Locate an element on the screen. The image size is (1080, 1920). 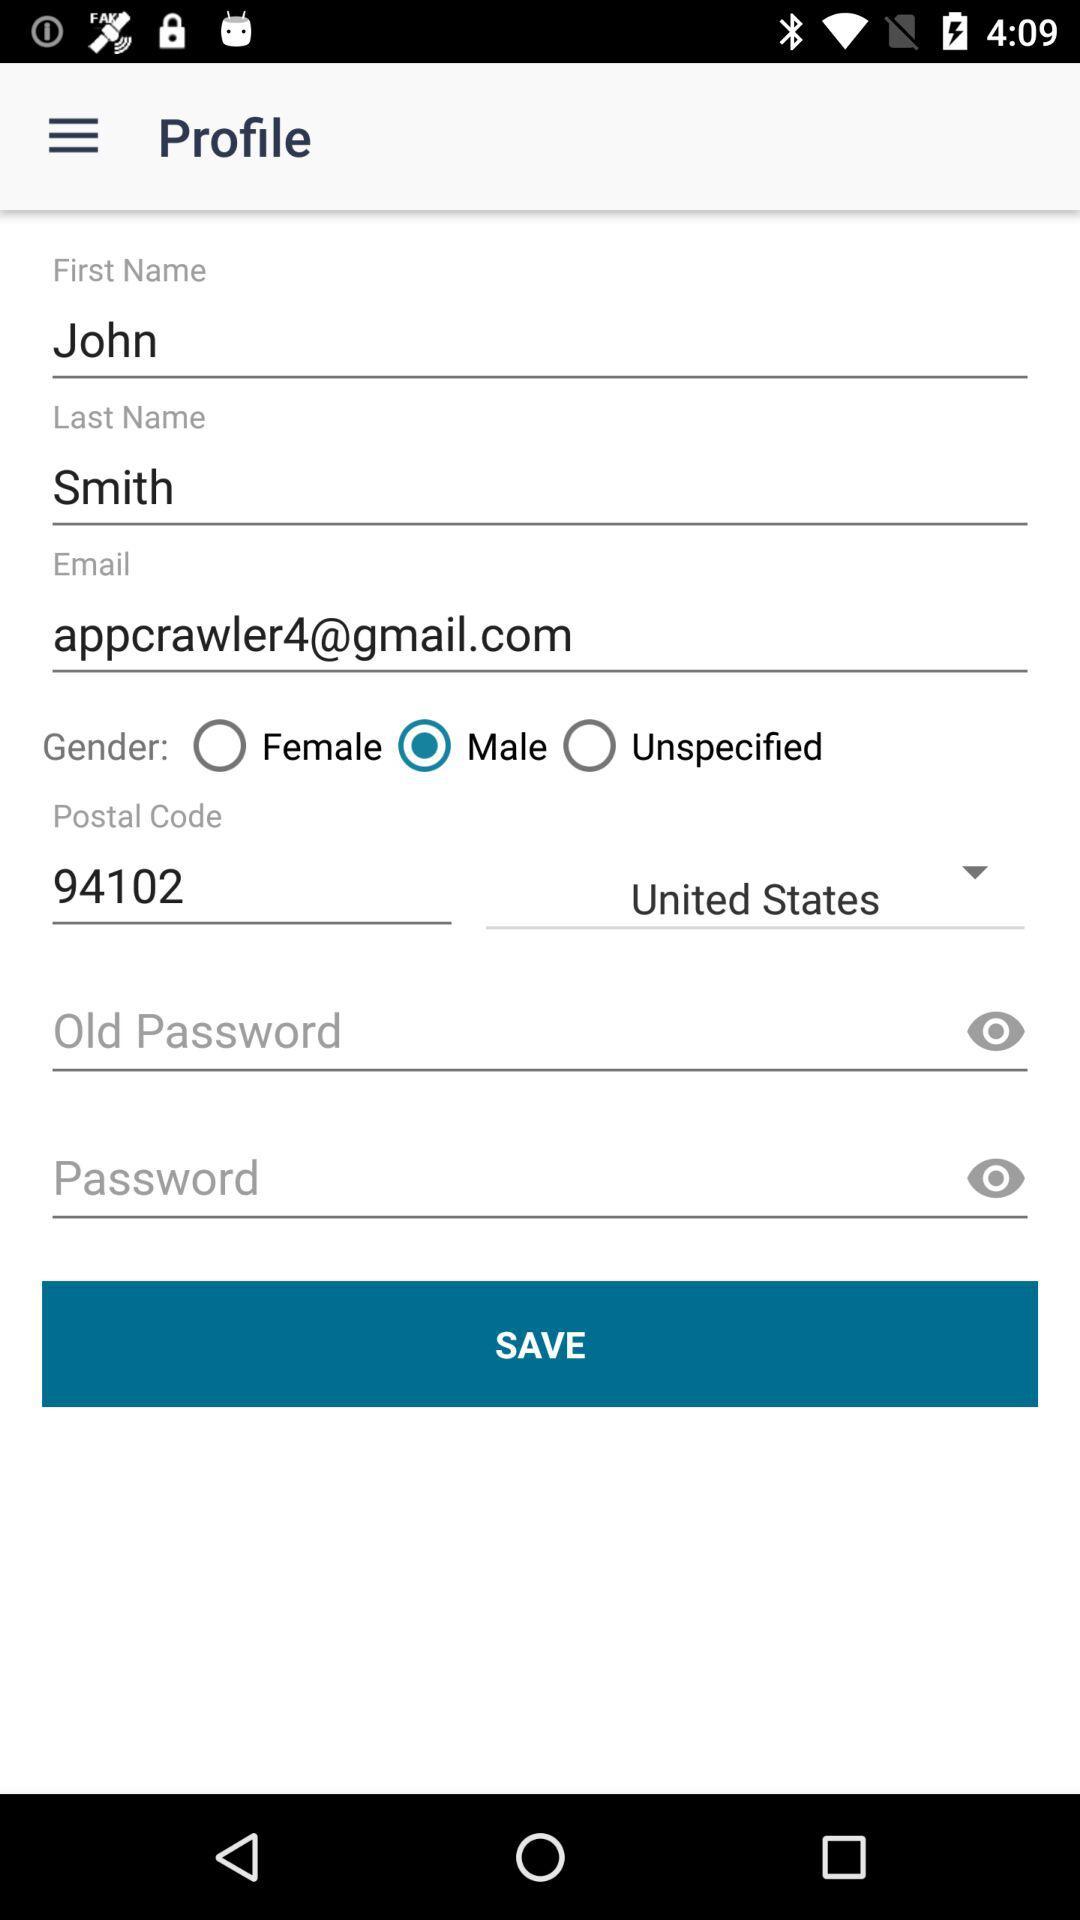
the visibility icon is located at coordinates (995, 1179).